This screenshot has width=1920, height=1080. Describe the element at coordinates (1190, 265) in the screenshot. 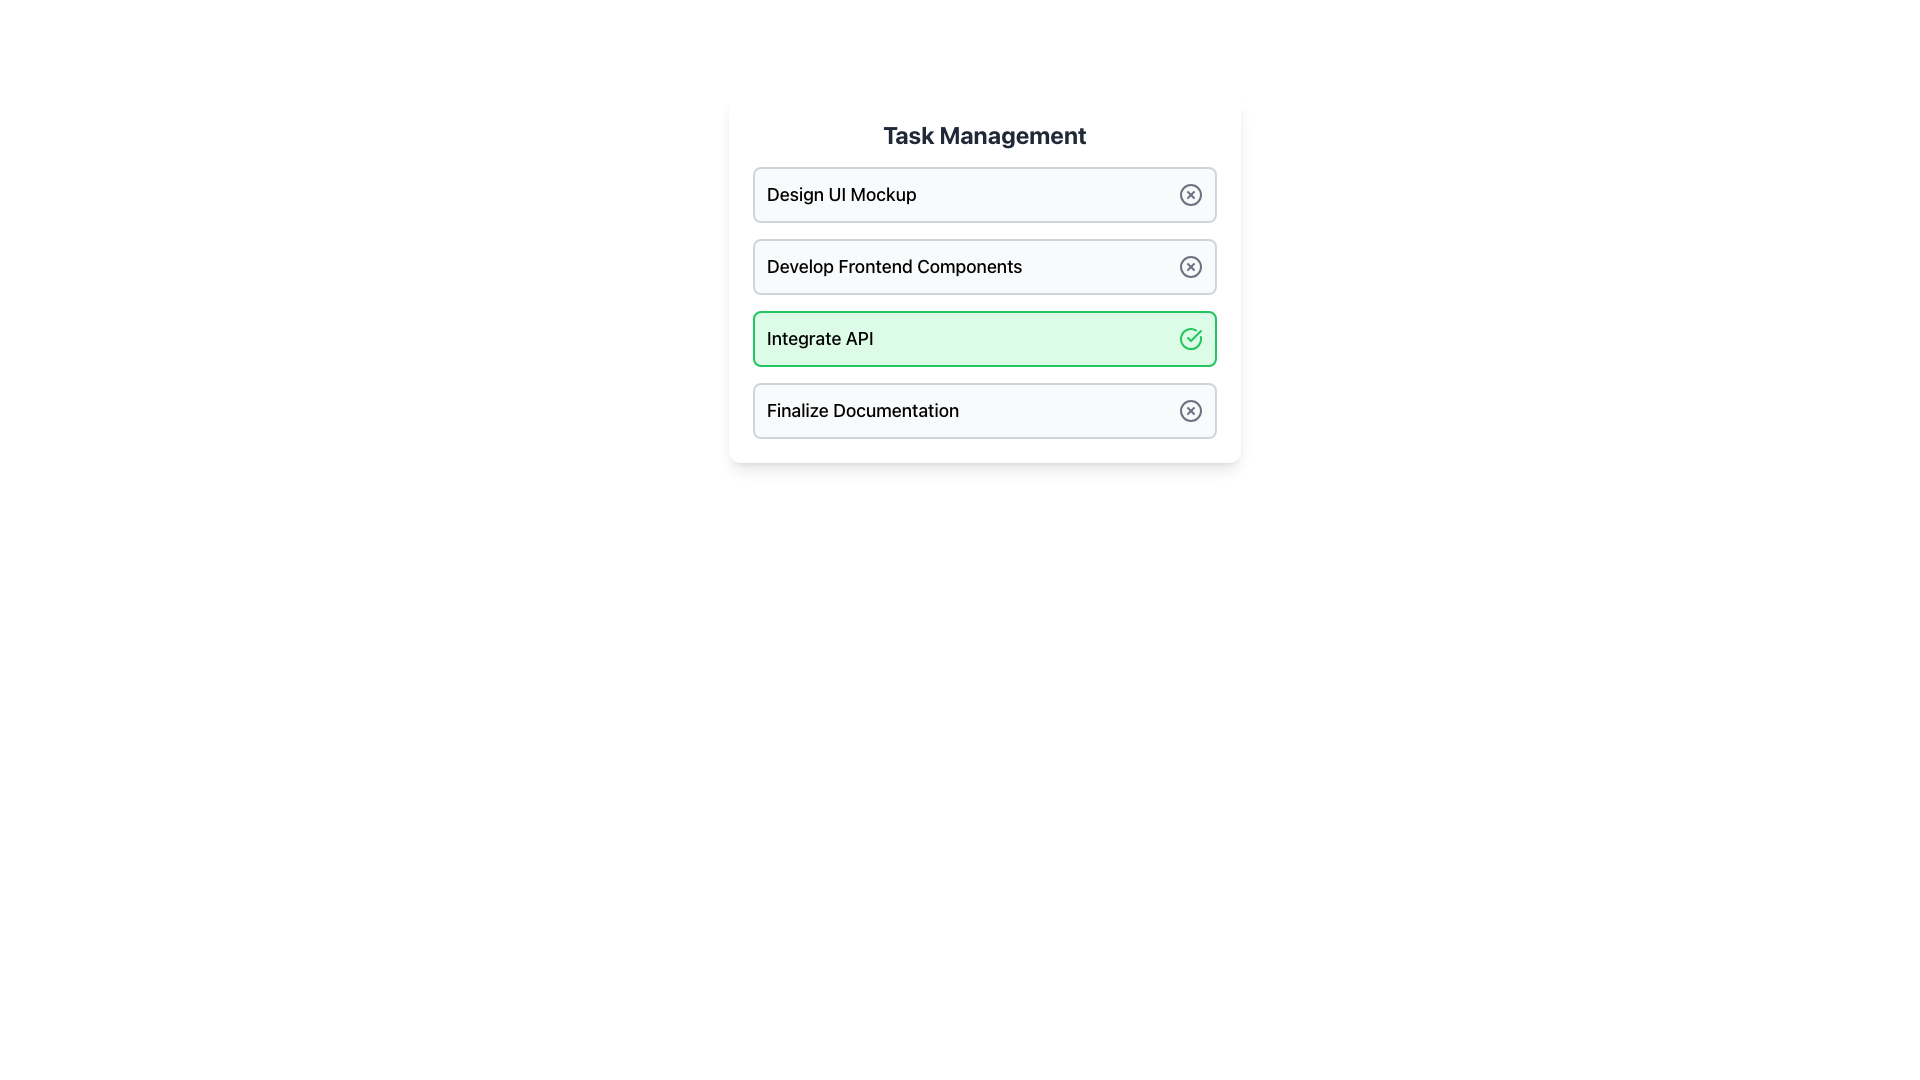

I see `the circular button with a cross mark inside, located` at that location.